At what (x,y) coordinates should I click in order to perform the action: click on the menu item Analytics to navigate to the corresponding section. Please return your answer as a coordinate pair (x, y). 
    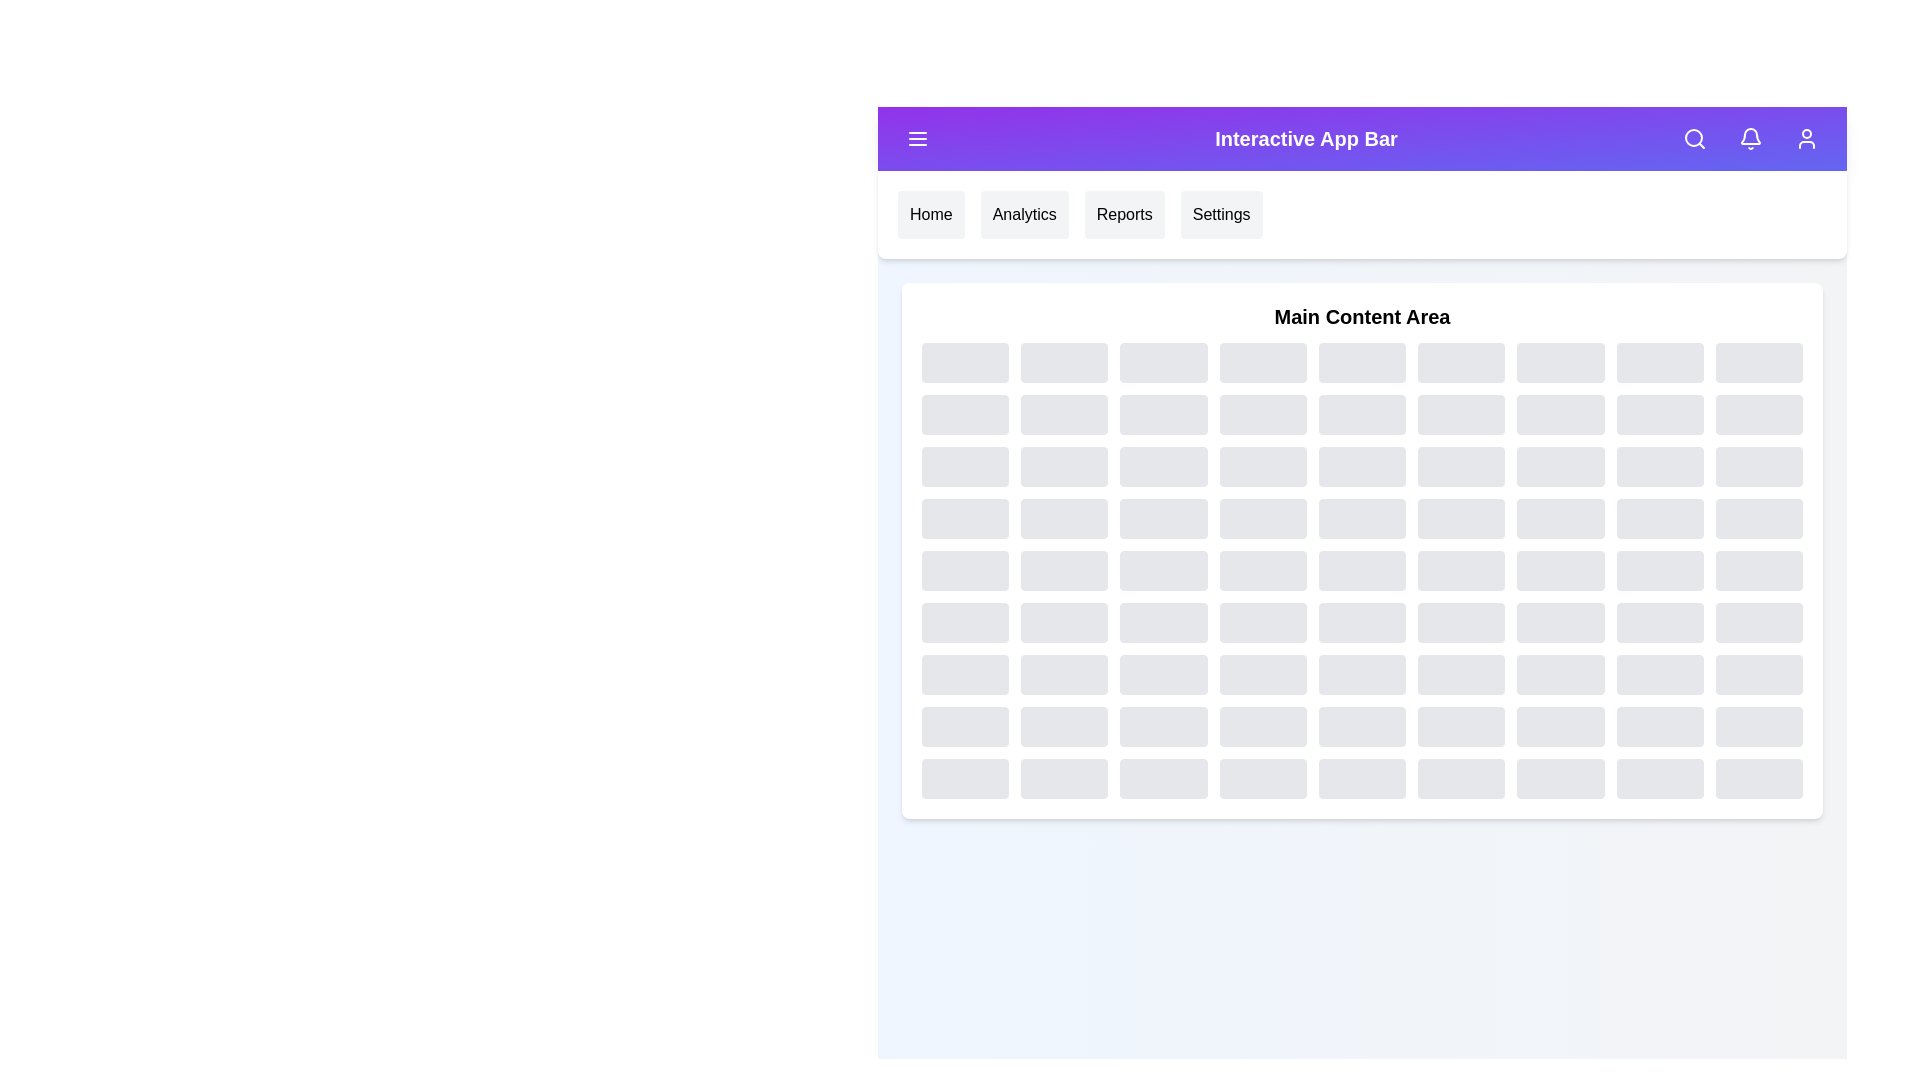
    Looking at the image, I should click on (1025, 215).